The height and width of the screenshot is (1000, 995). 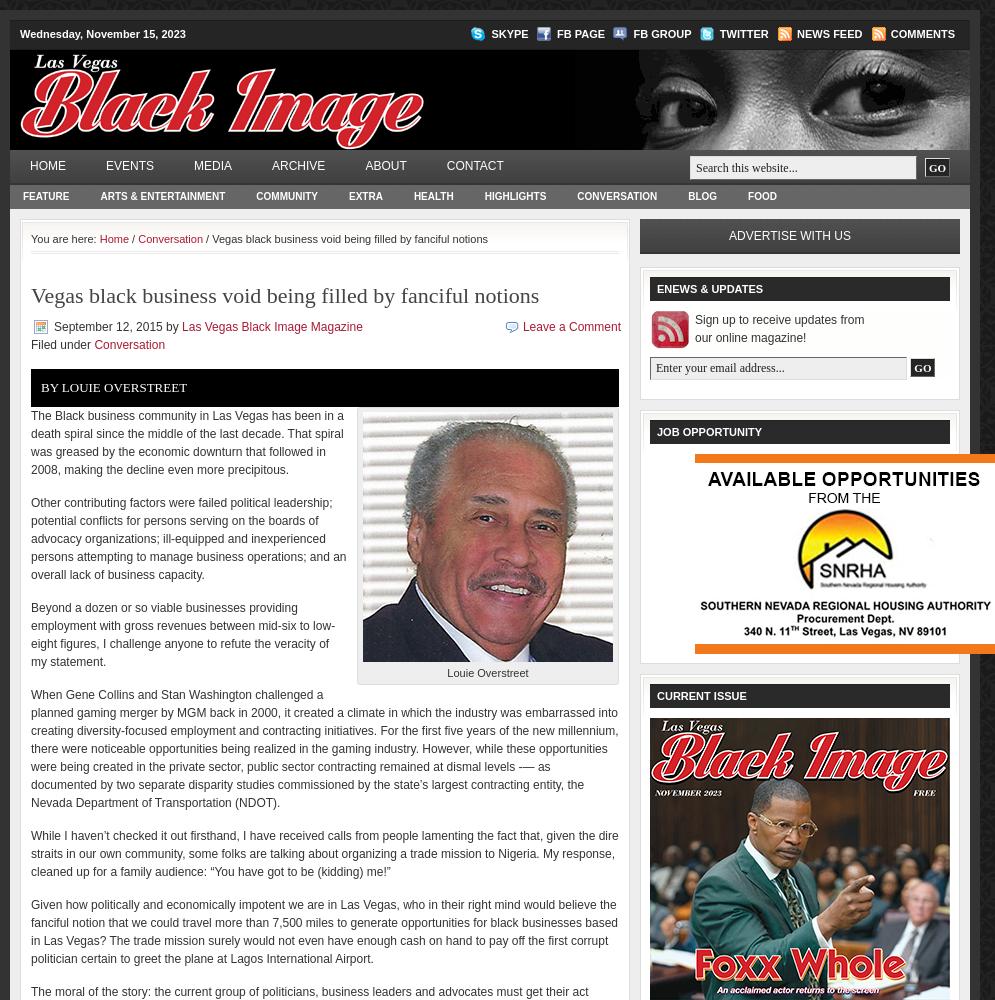 I want to click on 'FB Group', so click(x=660, y=34).